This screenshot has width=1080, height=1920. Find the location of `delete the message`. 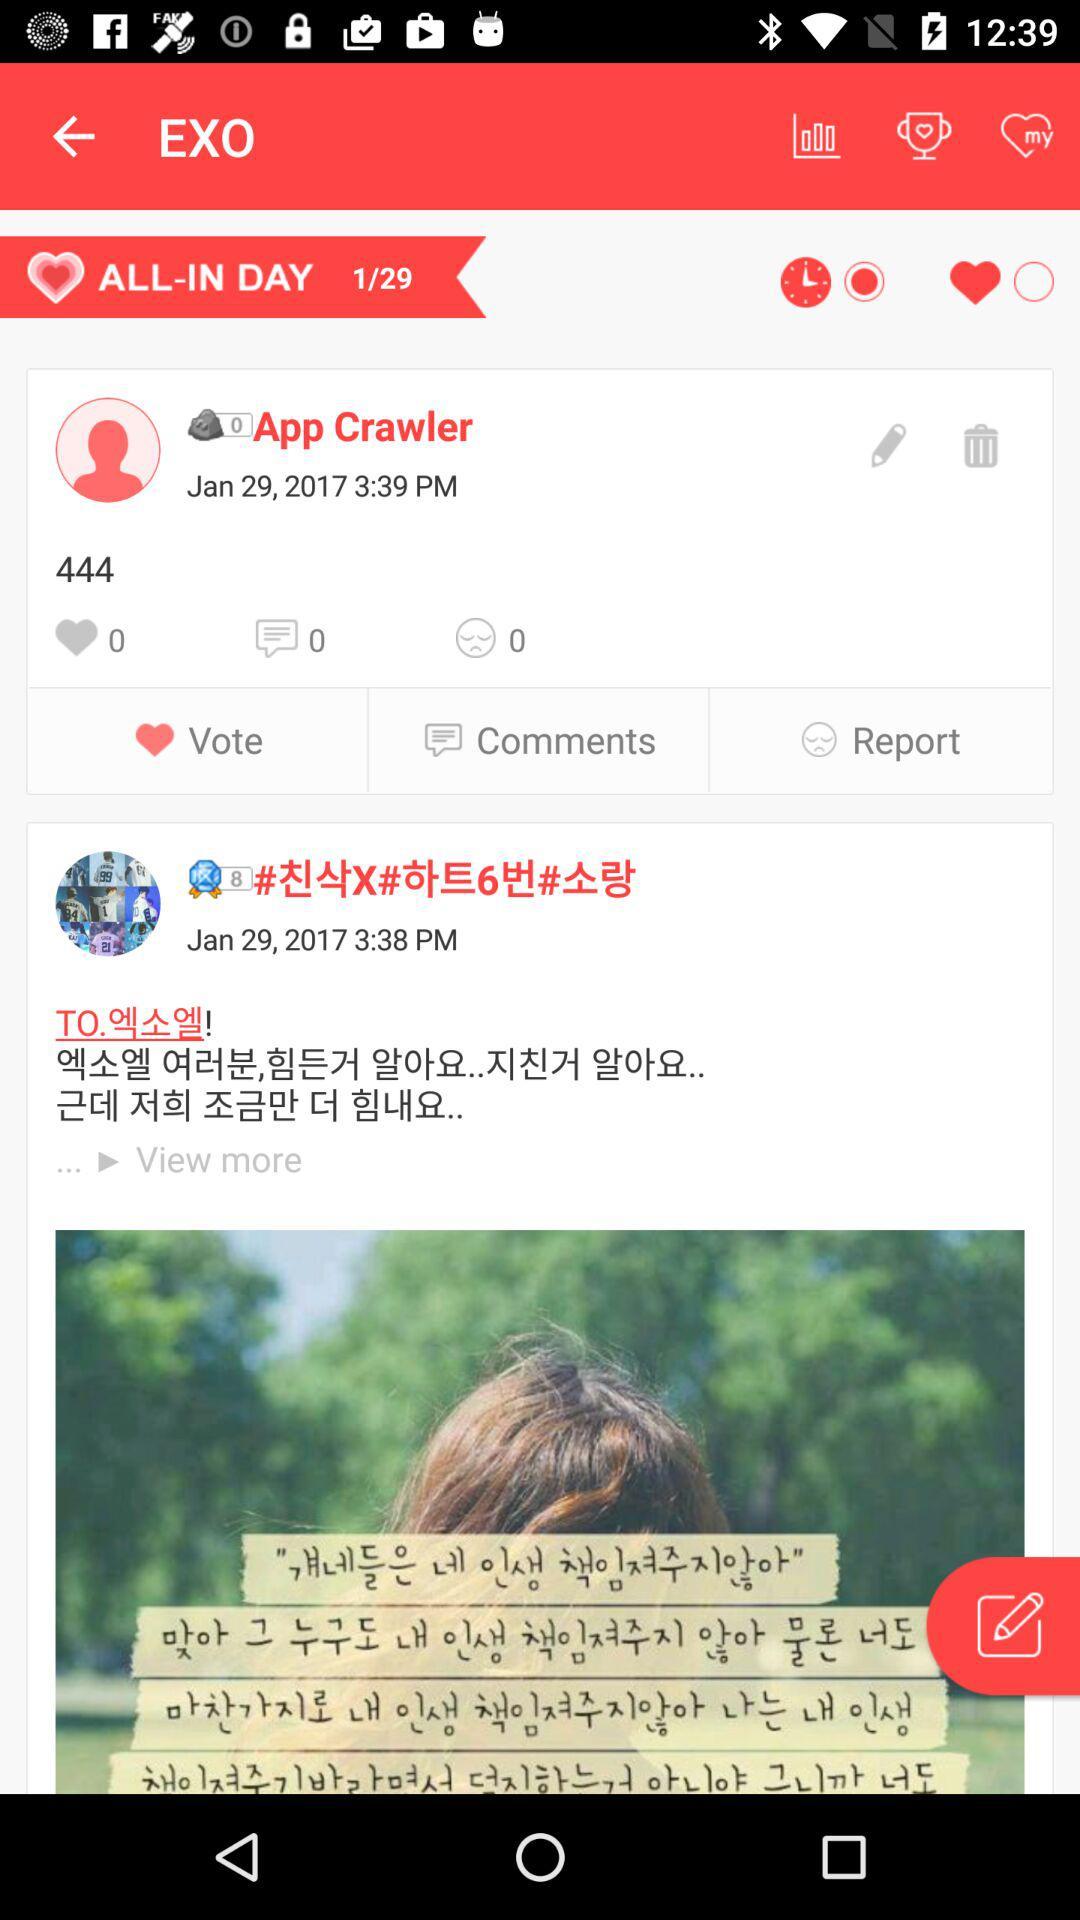

delete the message is located at coordinates (977, 442).